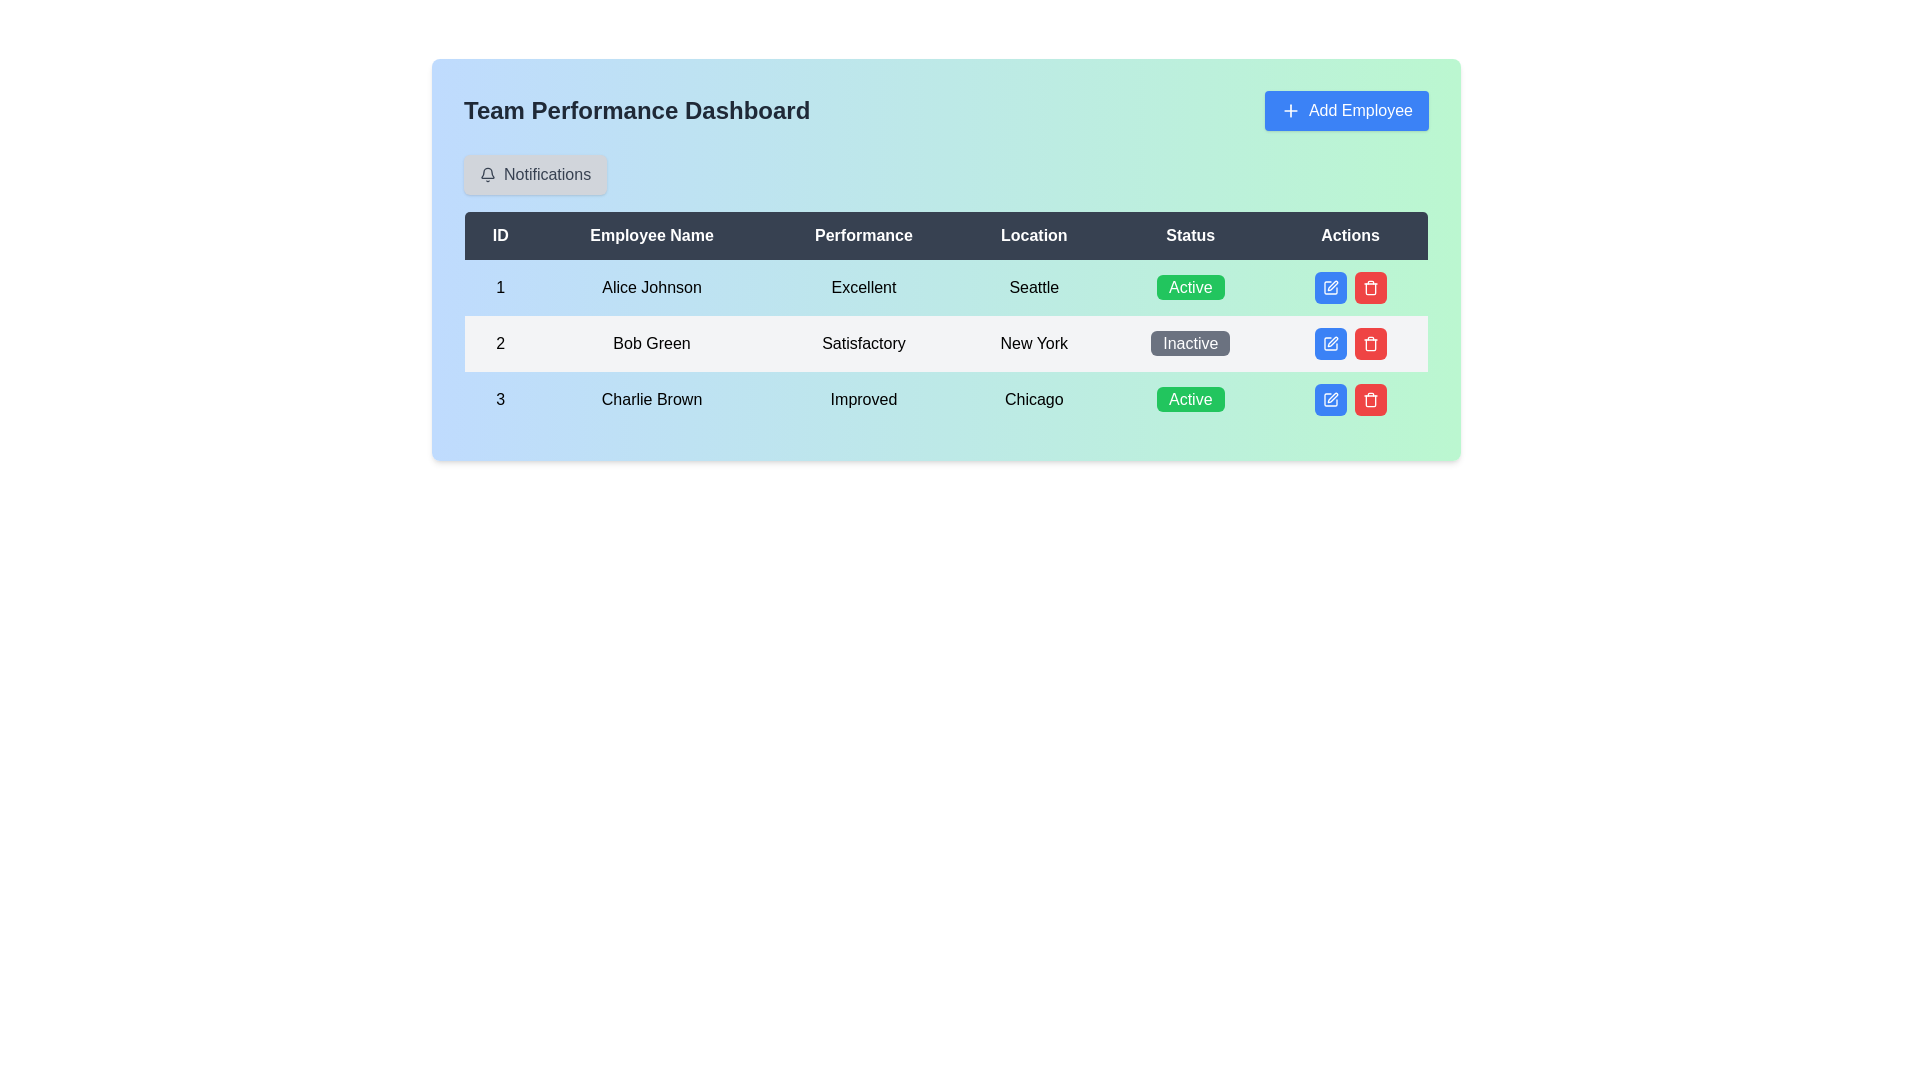 The width and height of the screenshot is (1920, 1080). Describe the element at coordinates (1368, 288) in the screenshot. I see `the red button with a trash can icon located in the 'Actions' column of the second row` at that location.